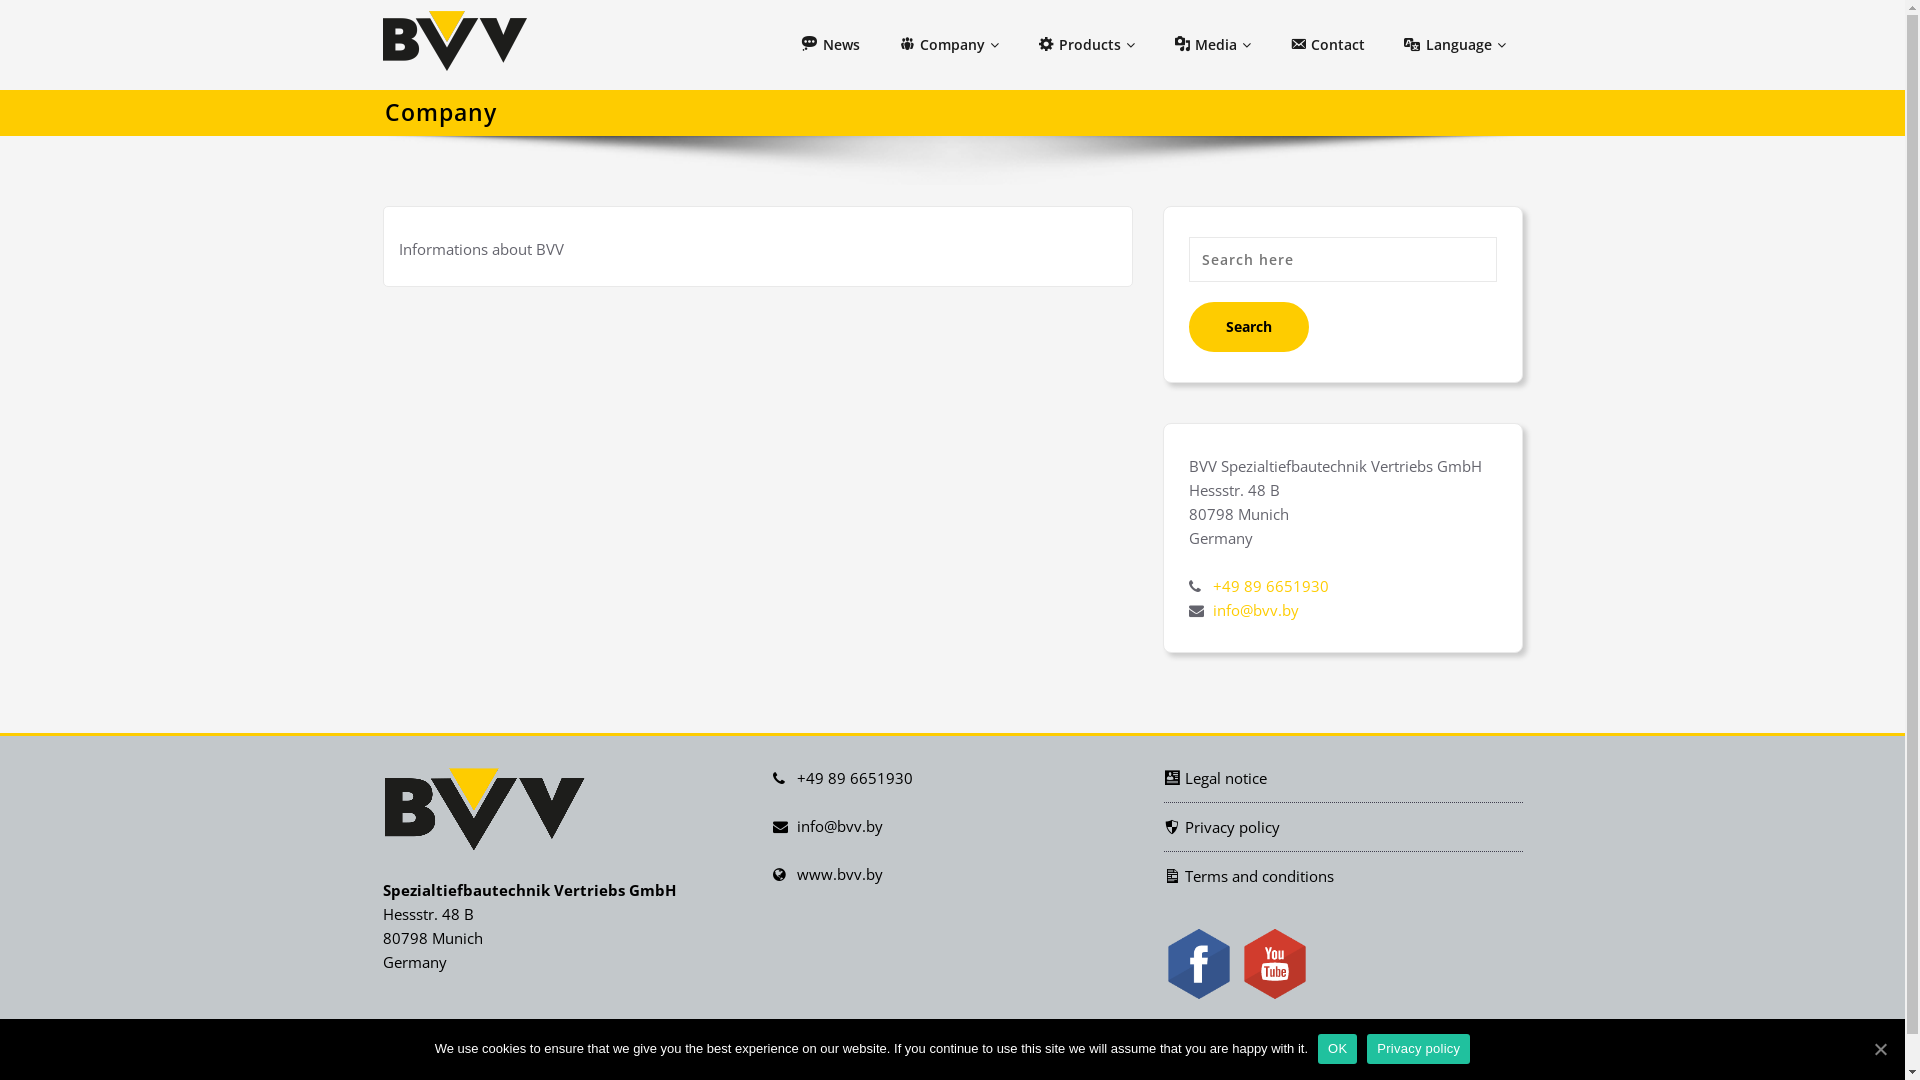 The image size is (1920, 1080). What do you see at coordinates (1208, 45) in the screenshot?
I see `'Media'` at bounding box center [1208, 45].